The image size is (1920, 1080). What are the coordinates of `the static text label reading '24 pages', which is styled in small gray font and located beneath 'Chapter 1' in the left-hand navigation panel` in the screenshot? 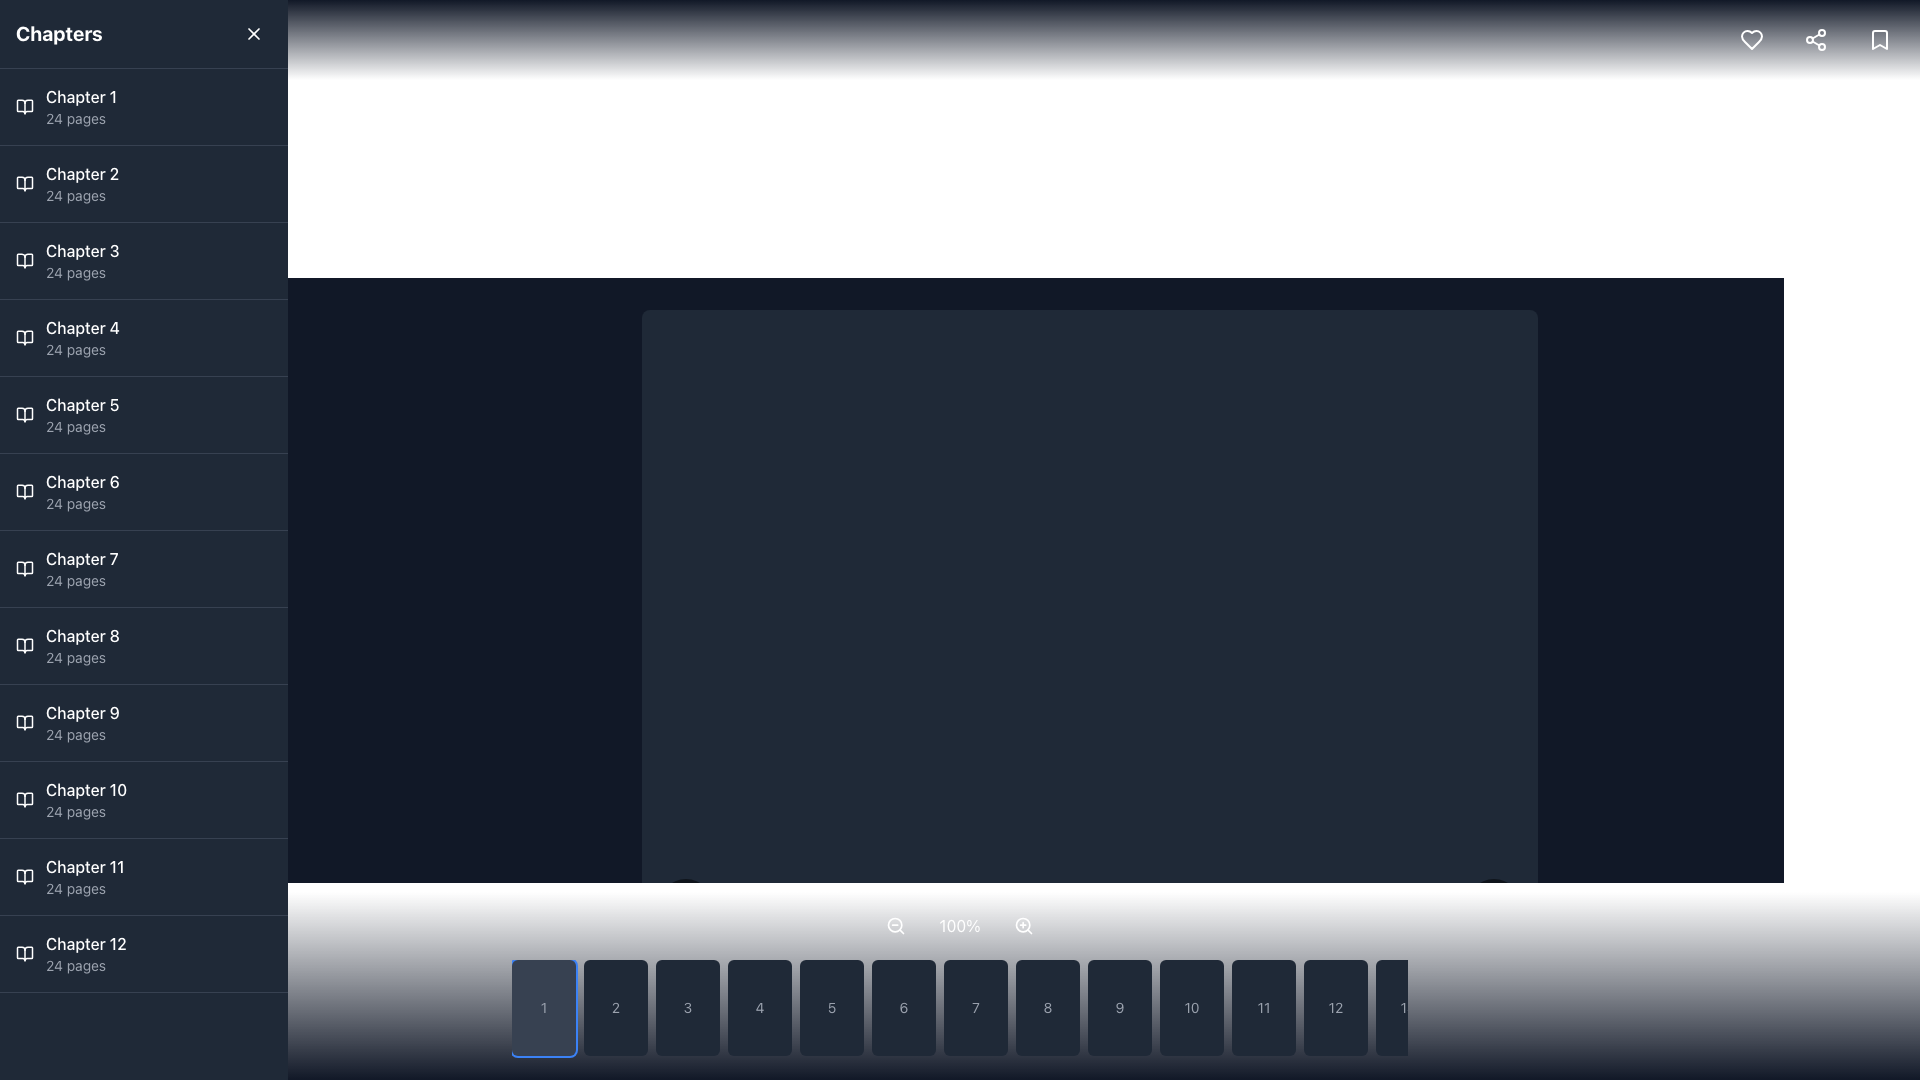 It's located at (80, 119).